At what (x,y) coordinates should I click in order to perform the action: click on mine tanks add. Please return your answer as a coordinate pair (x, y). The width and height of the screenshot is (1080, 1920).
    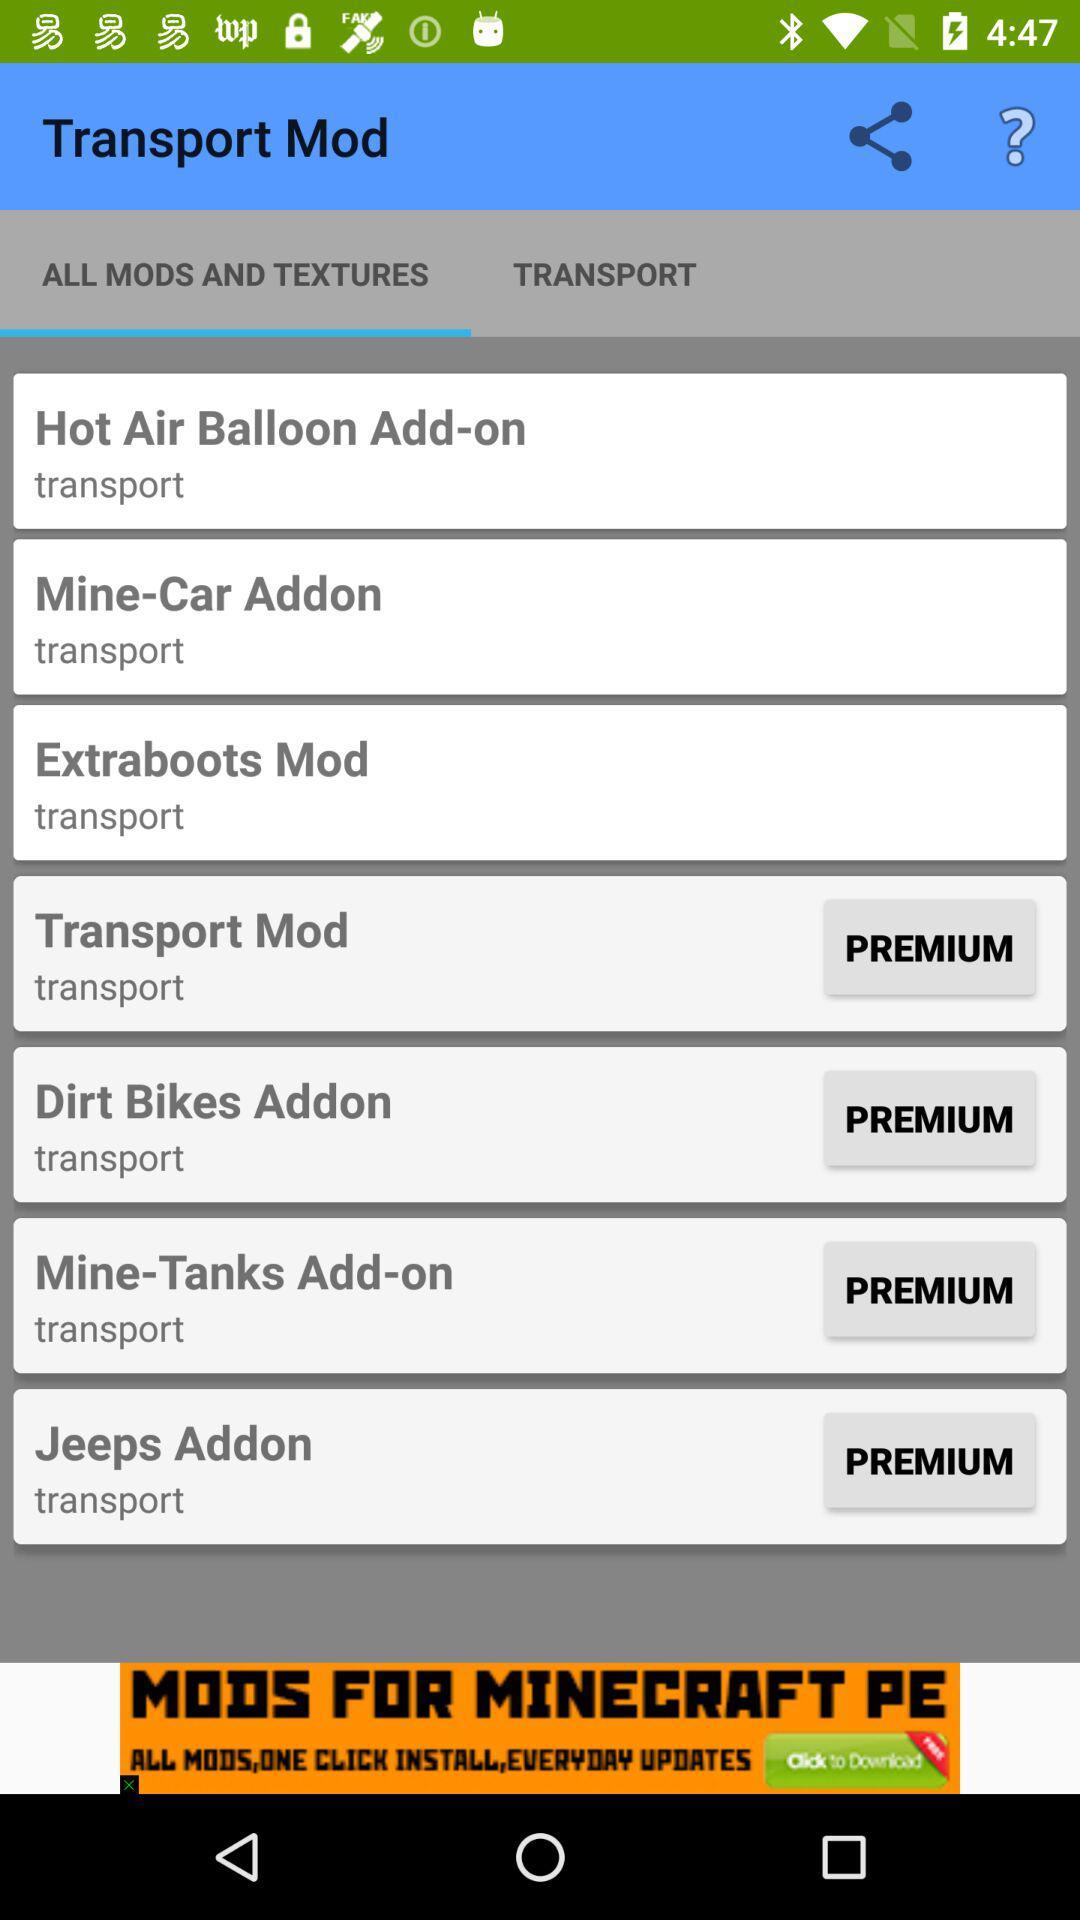
    Looking at the image, I should click on (423, 1269).